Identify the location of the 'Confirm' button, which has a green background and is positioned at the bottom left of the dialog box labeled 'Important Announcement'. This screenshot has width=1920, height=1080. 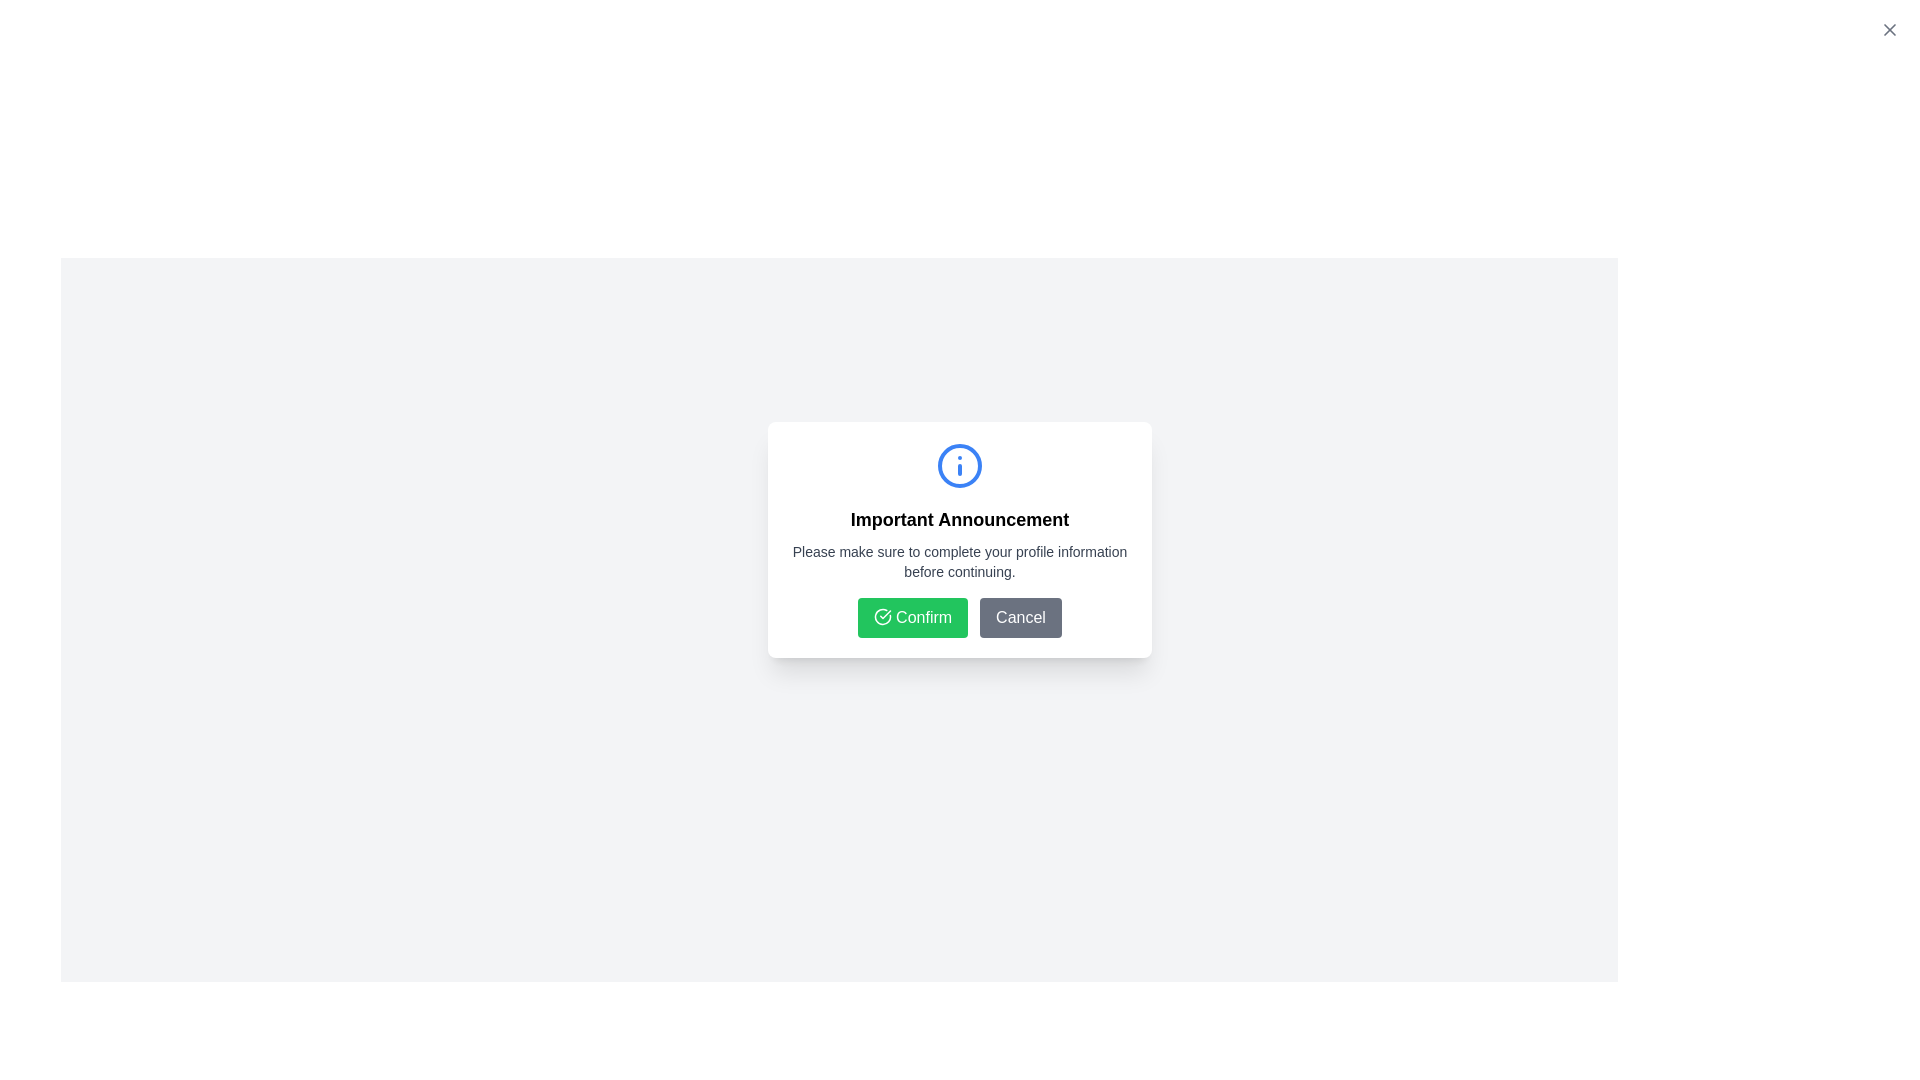
(960, 616).